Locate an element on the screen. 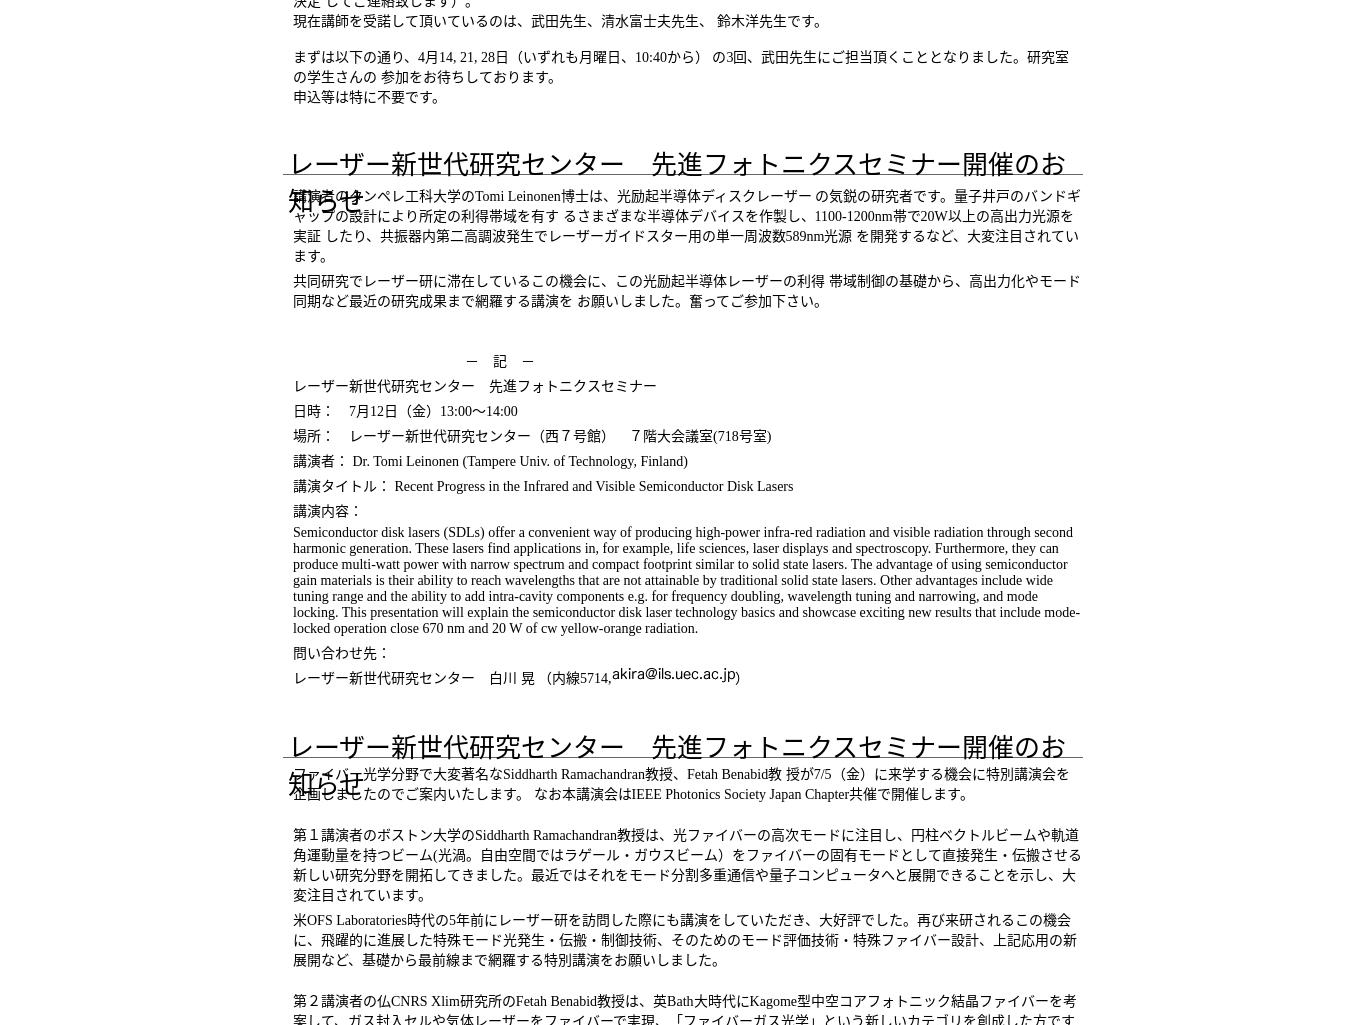 This screenshot has height=1025, width=1366. '講演タイトル： Recent Progress in the Infrared and Visible Semiconductor
Disk Lasers' is located at coordinates (542, 486).